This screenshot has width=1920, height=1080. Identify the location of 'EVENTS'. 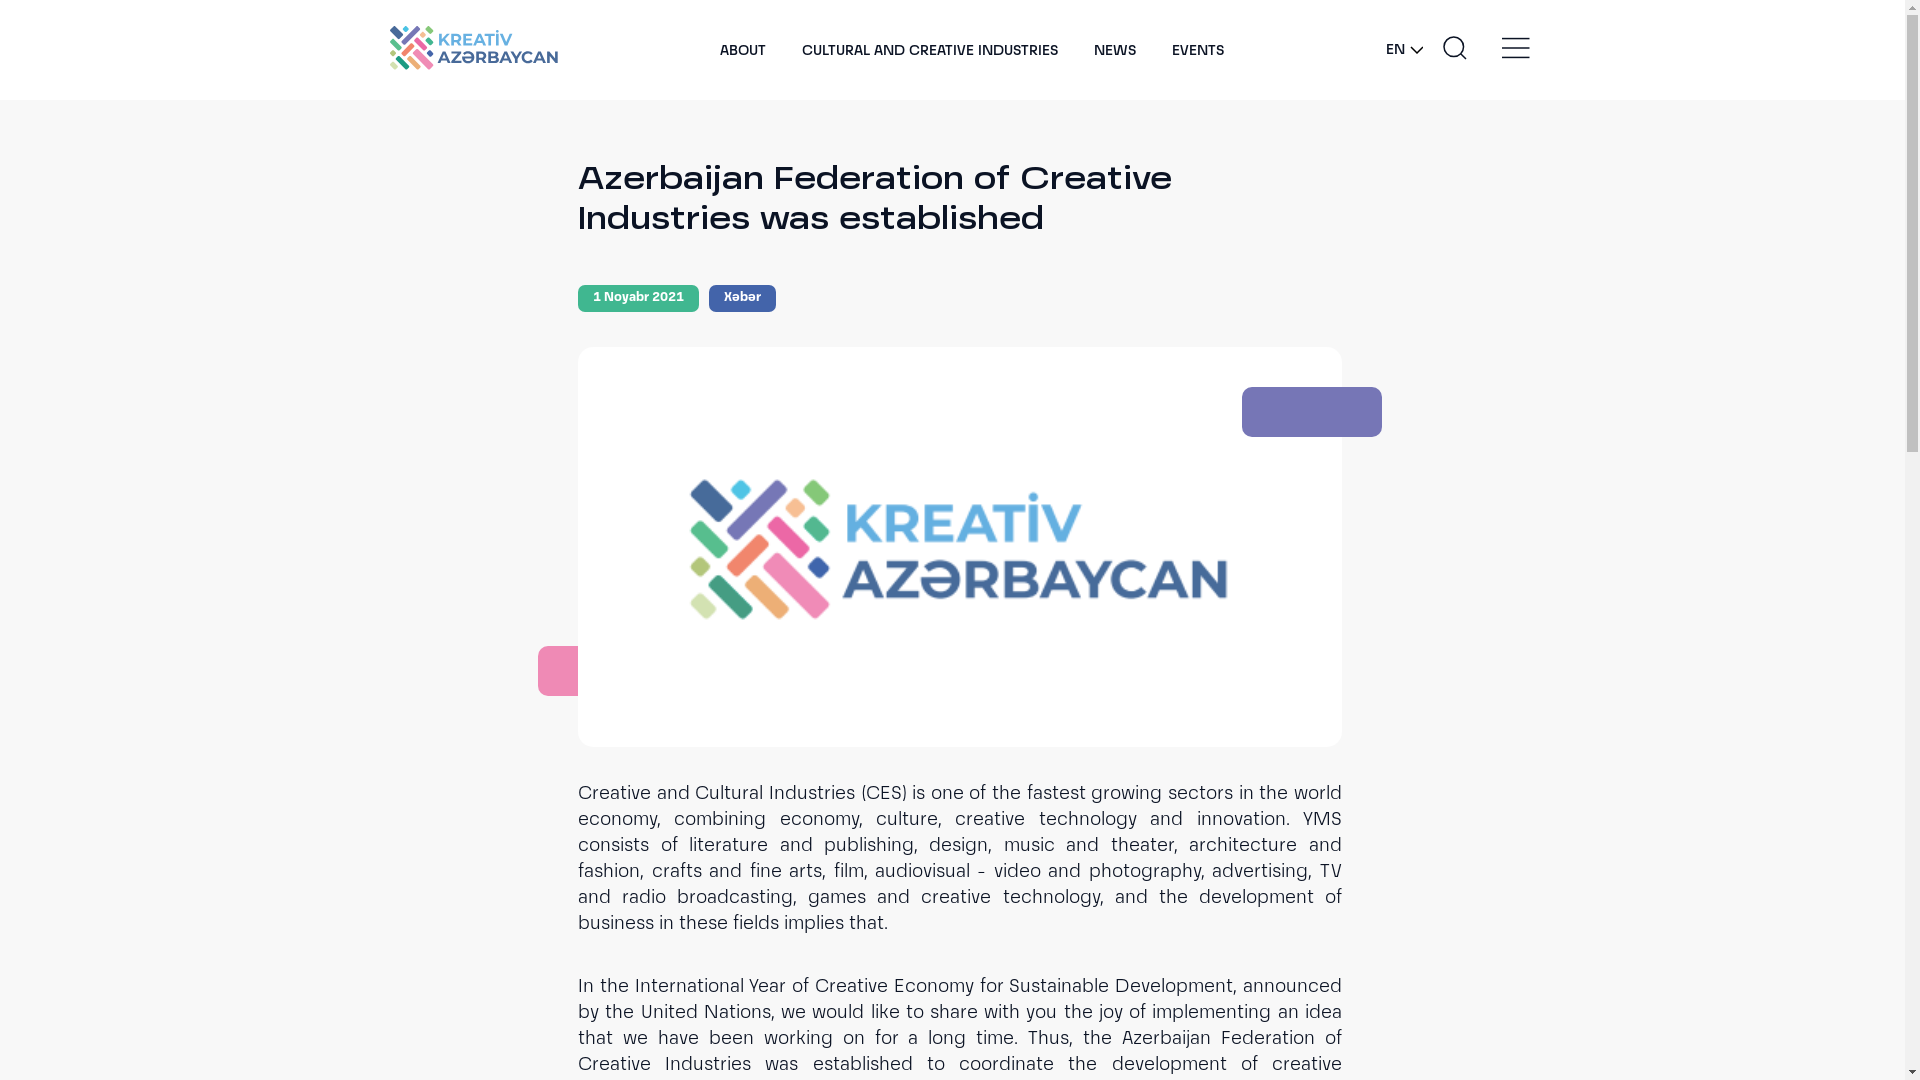
(1198, 49).